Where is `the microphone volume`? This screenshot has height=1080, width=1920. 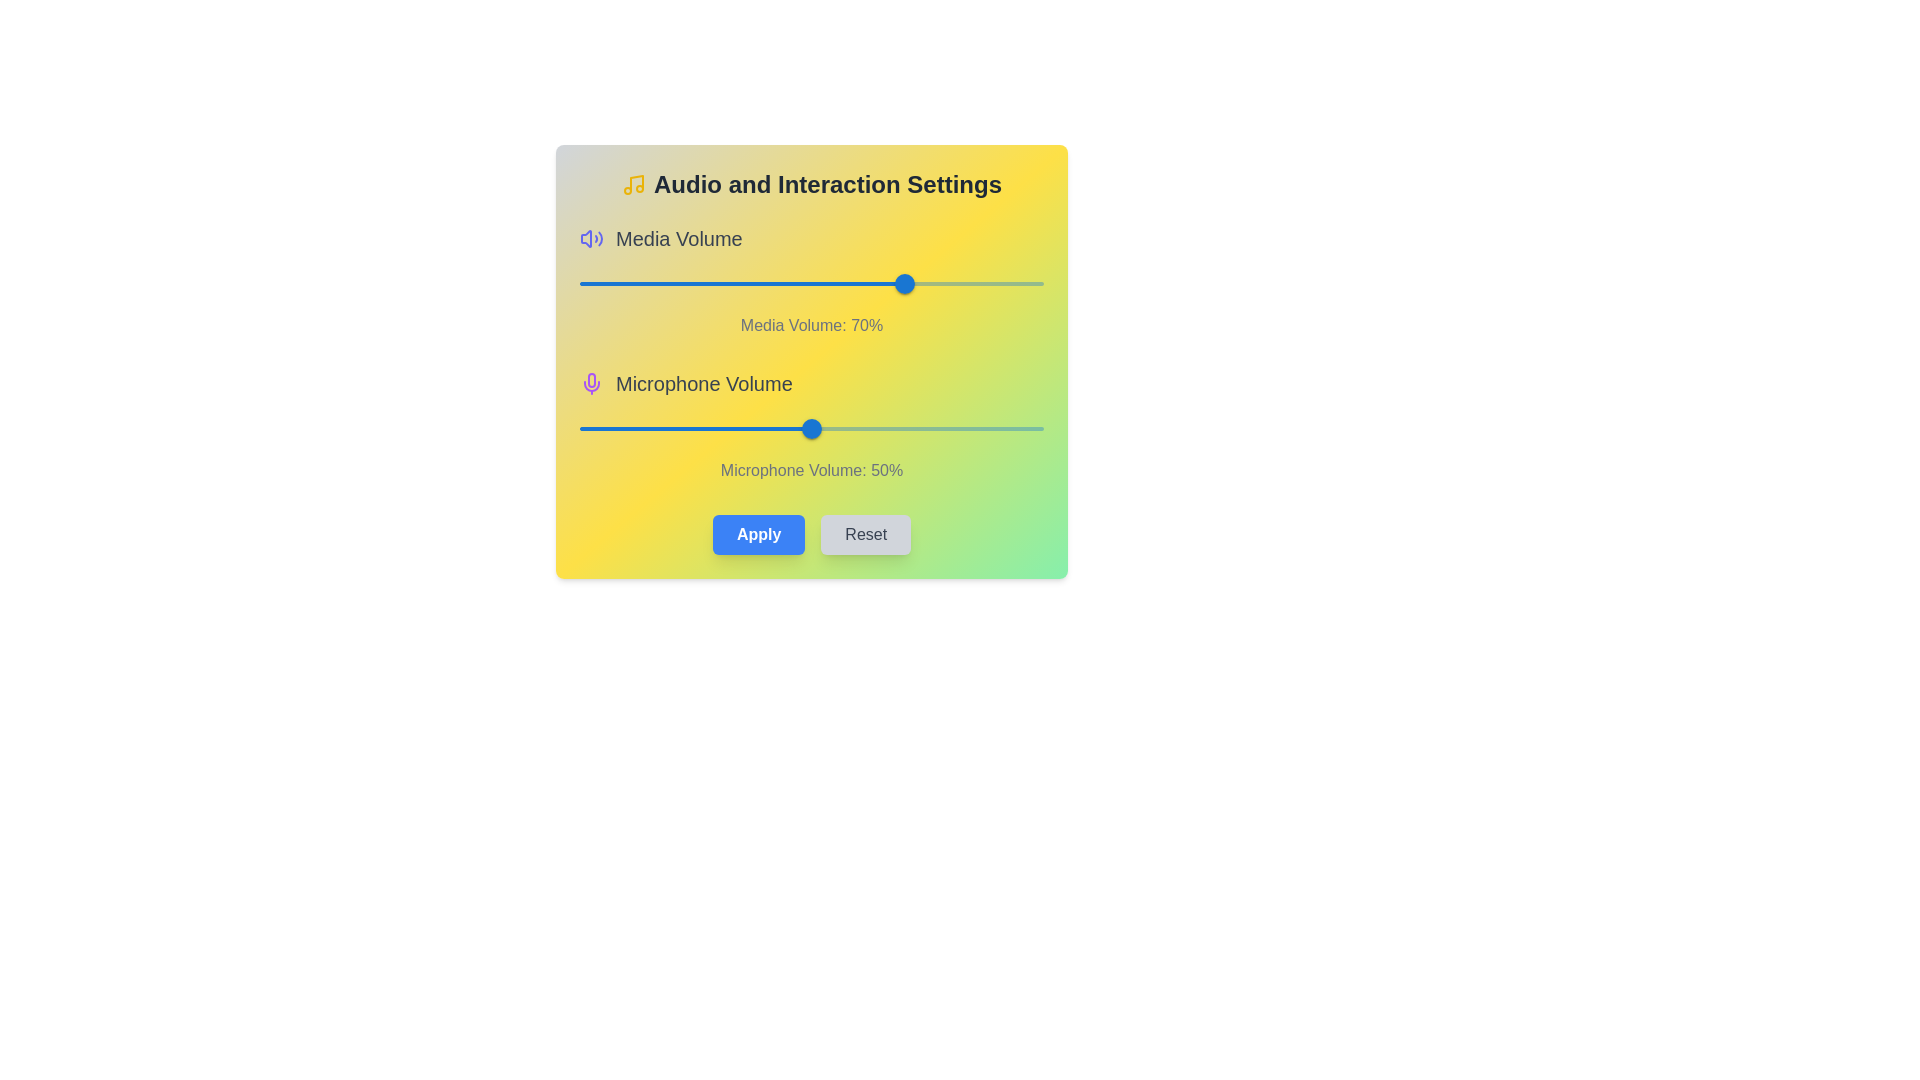
the microphone volume is located at coordinates (583, 427).